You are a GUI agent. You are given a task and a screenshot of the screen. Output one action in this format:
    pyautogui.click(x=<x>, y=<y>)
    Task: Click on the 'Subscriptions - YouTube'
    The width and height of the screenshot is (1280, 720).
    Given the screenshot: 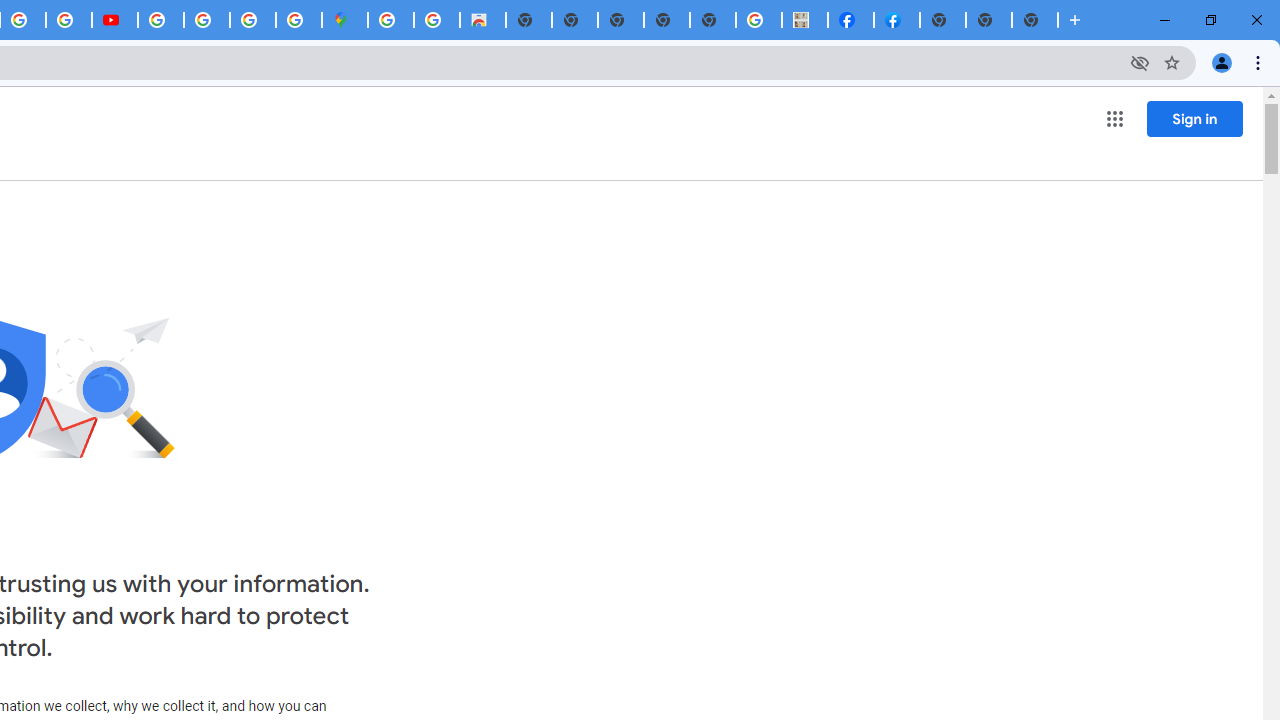 What is the action you would take?
    pyautogui.click(x=114, y=20)
    